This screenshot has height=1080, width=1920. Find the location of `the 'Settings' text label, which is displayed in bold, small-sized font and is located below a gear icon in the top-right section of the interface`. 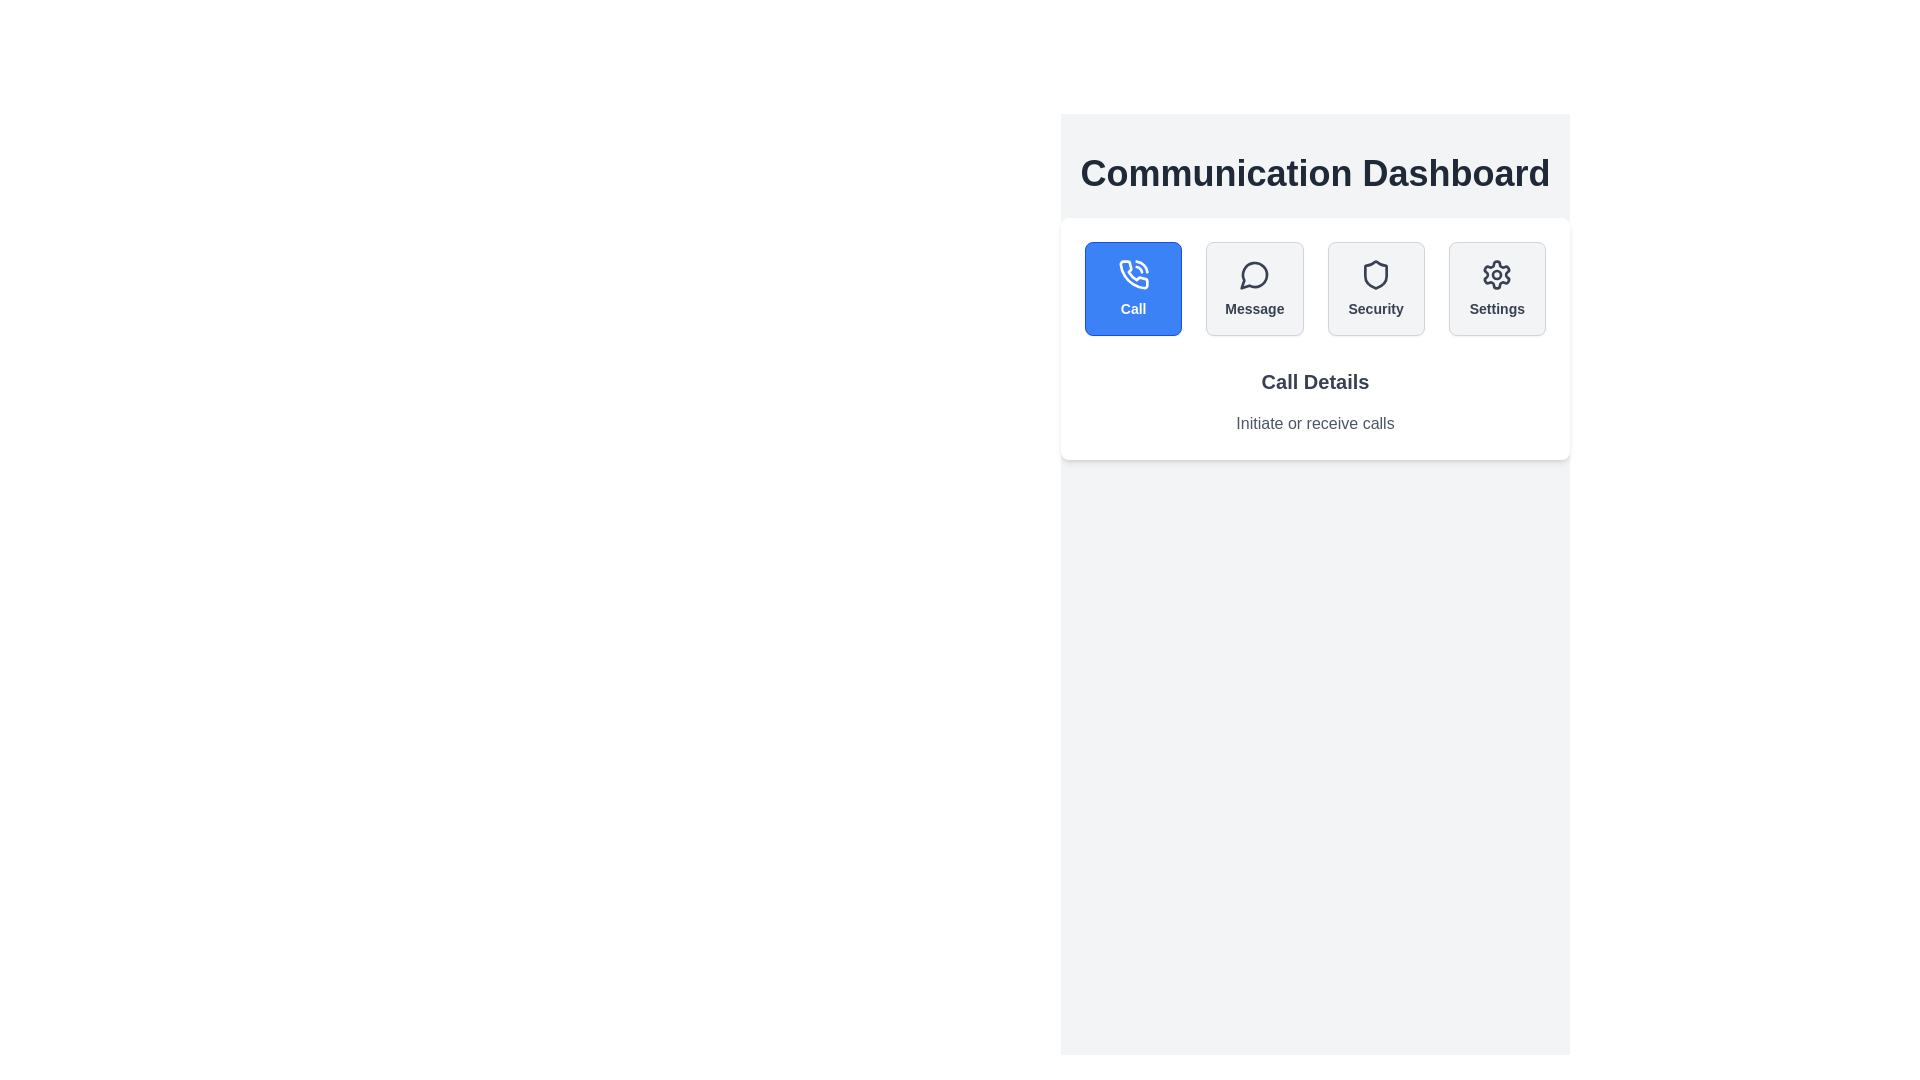

the 'Settings' text label, which is displayed in bold, small-sized font and is located below a gear icon in the top-right section of the interface is located at coordinates (1497, 308).